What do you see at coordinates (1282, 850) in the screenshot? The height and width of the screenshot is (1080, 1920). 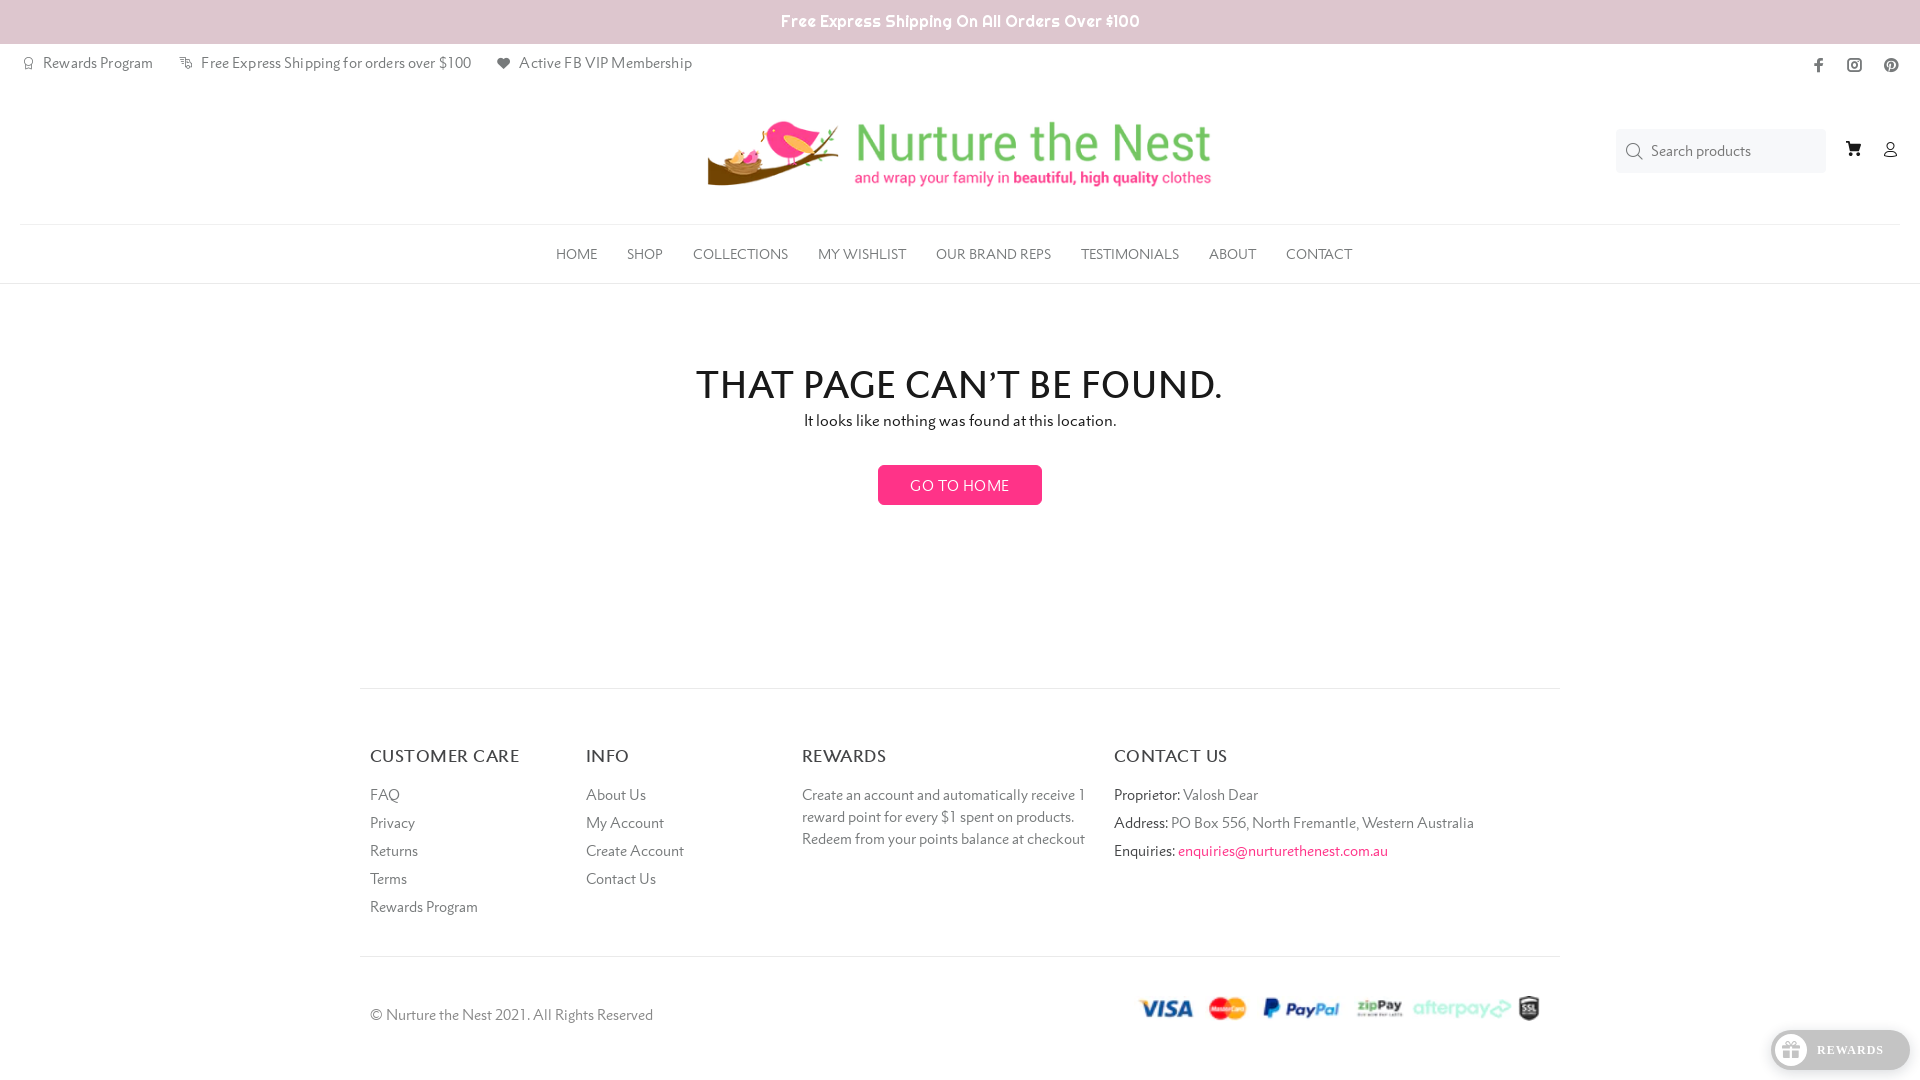 I see `'enquiries@nurturethenest.com.au'` at bounding box center [1282, 850].